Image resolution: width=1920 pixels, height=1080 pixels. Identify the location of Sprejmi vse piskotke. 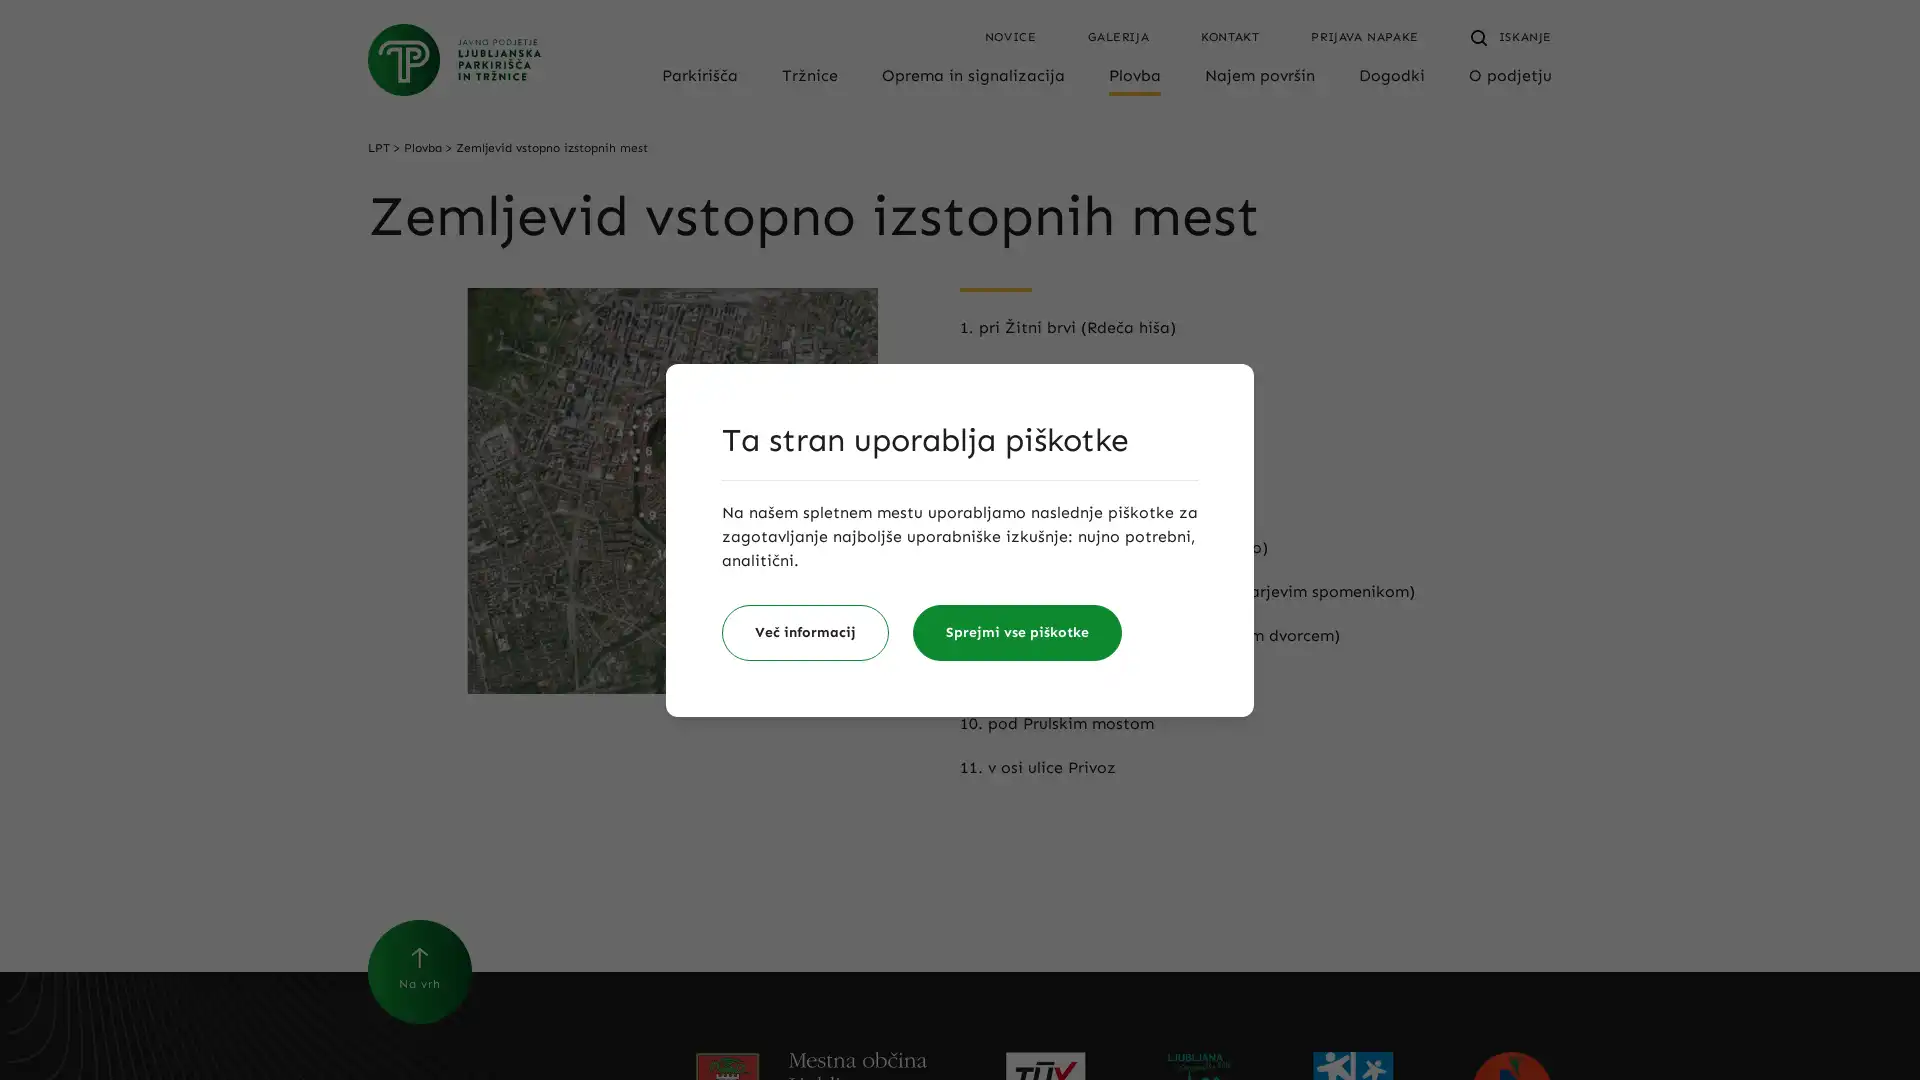
(1017, 632).